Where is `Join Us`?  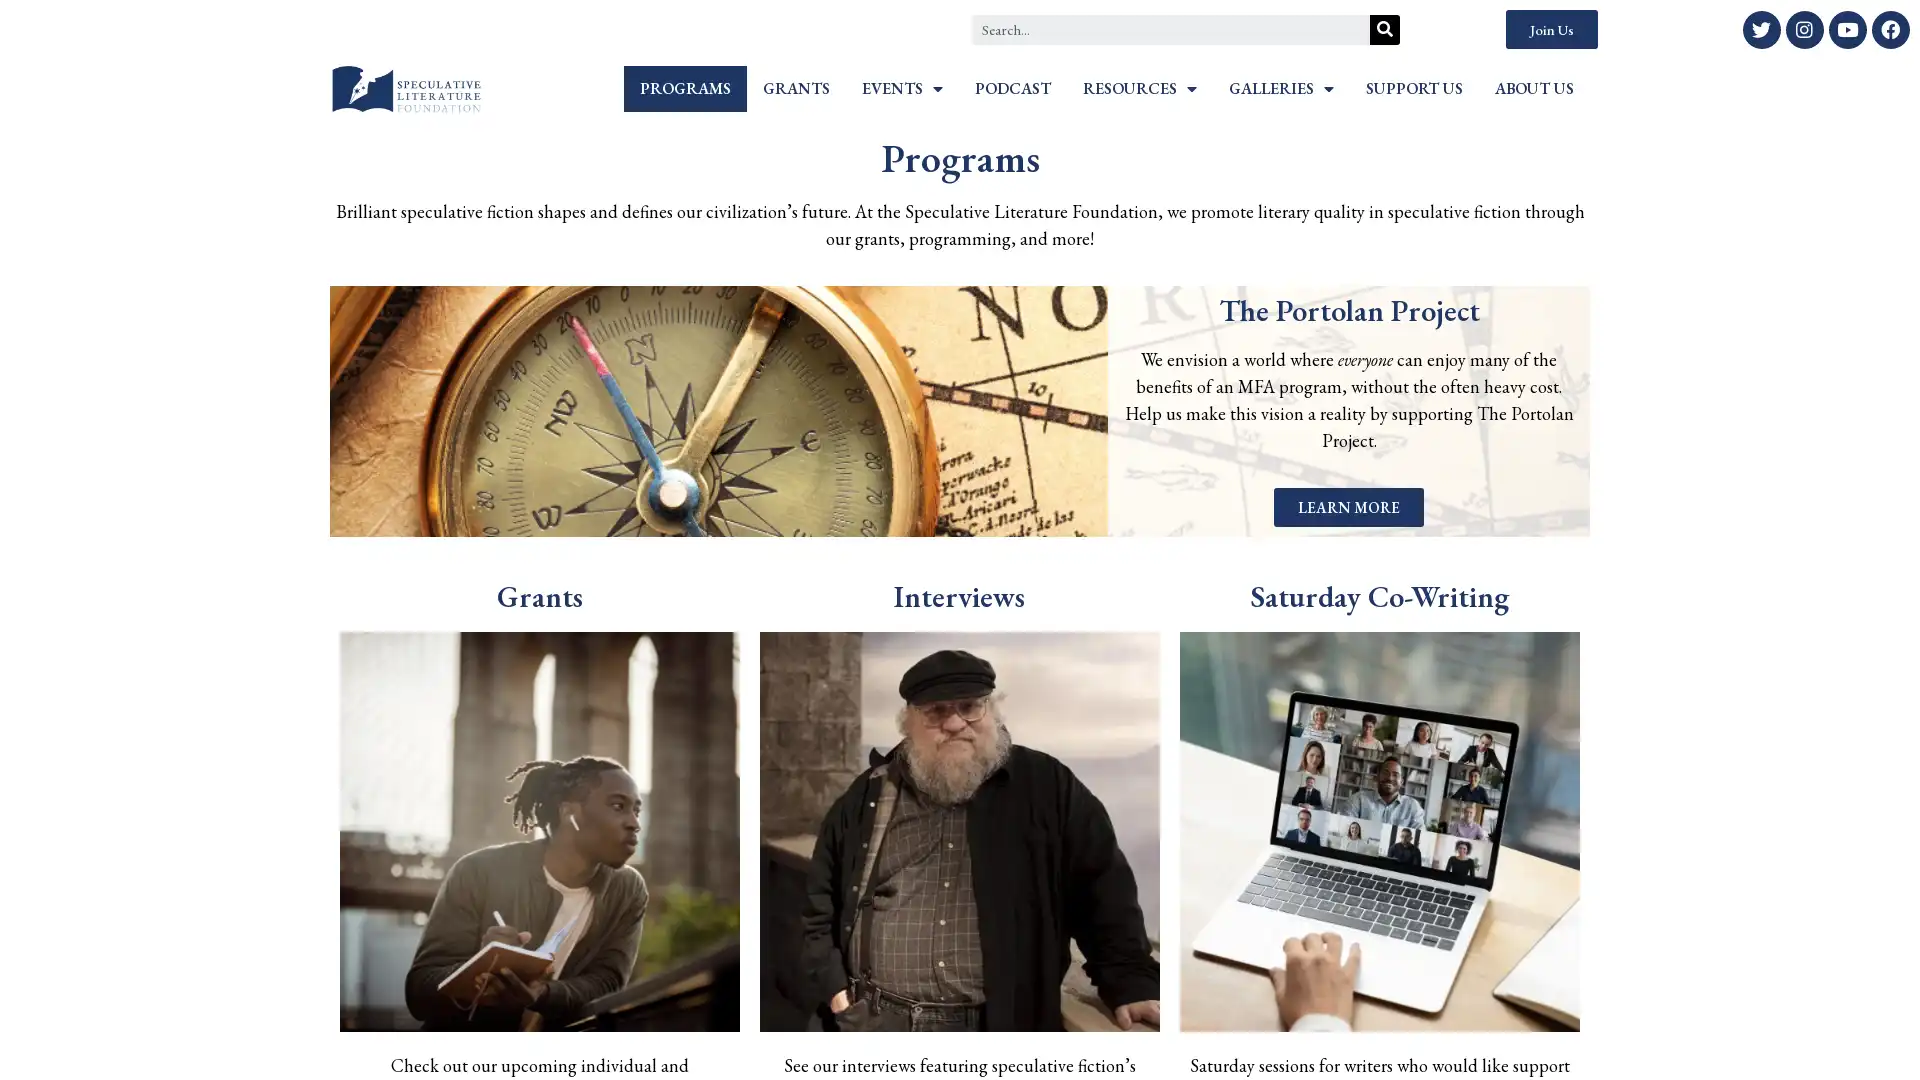 Join Us is located at coordinates (1550, 29).